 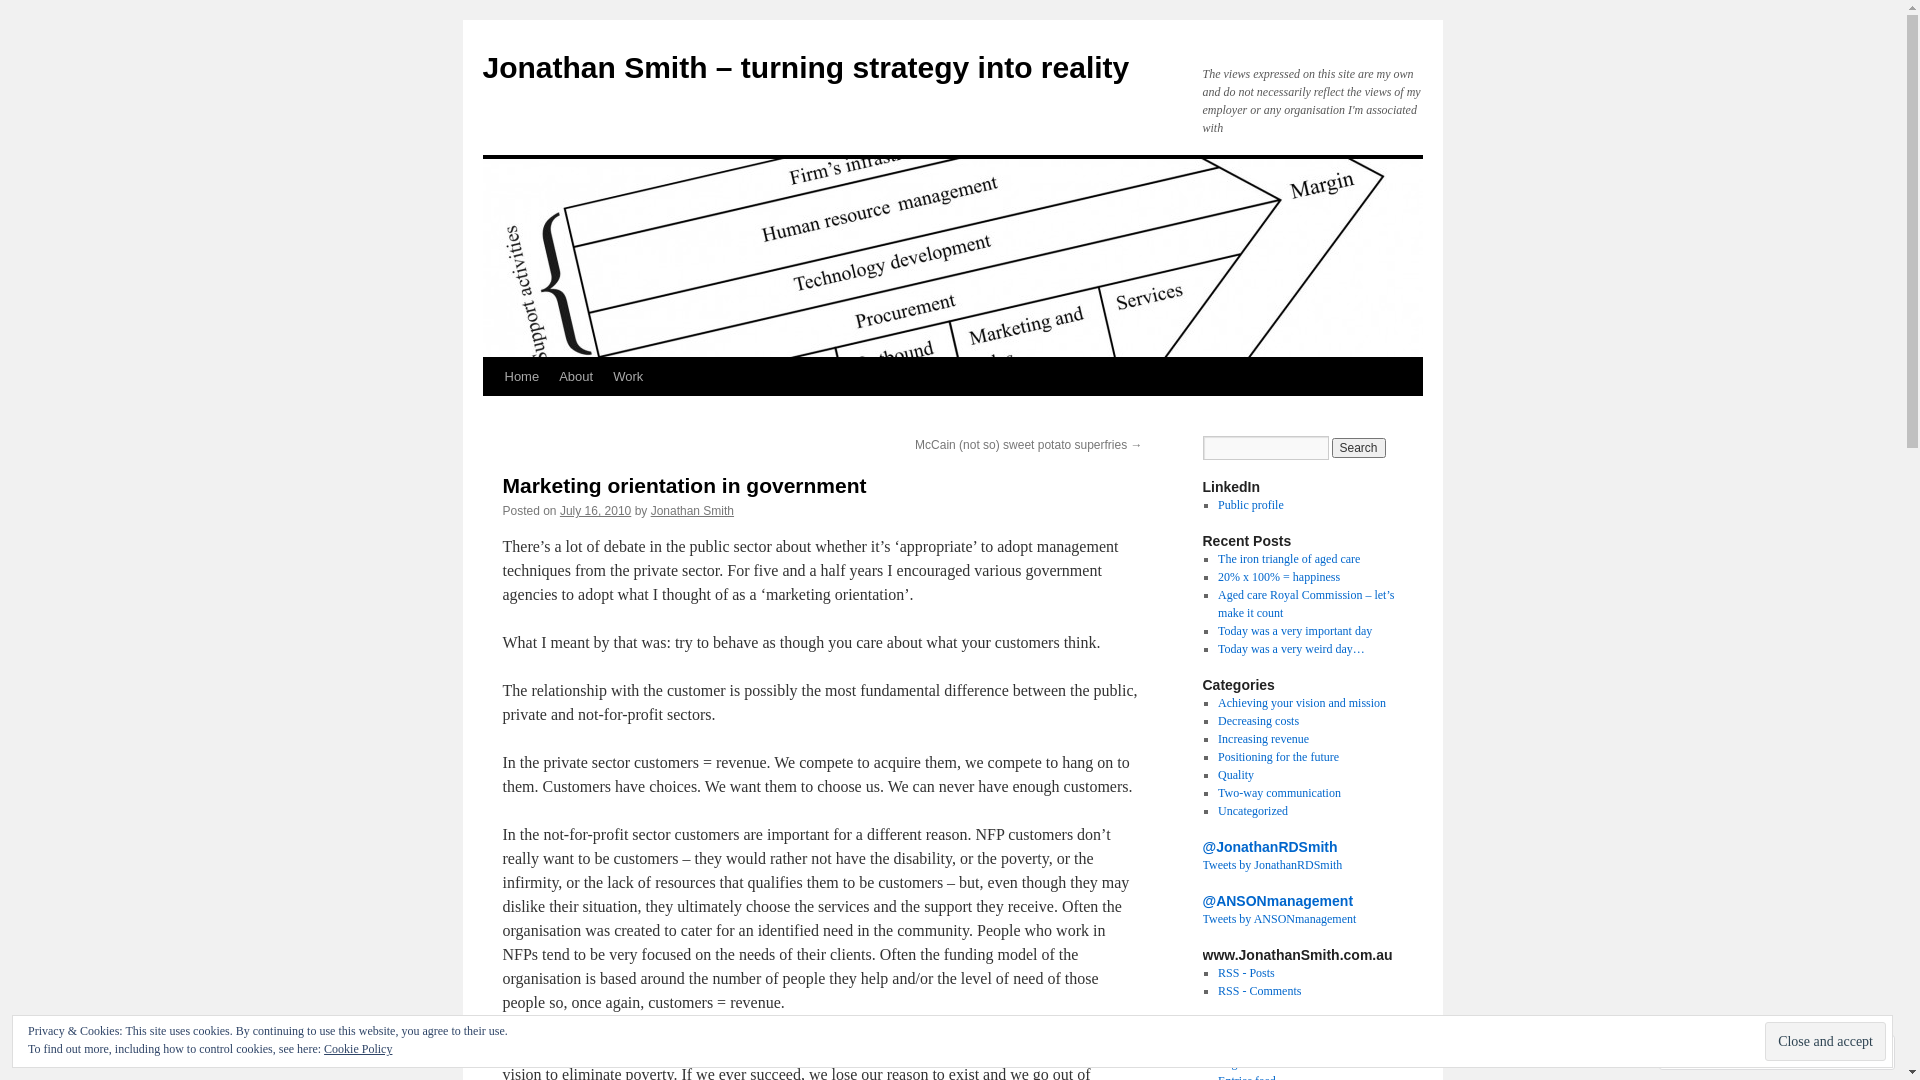 I want to click on 'Marketing orientation in government', so click(x=684, y=485).